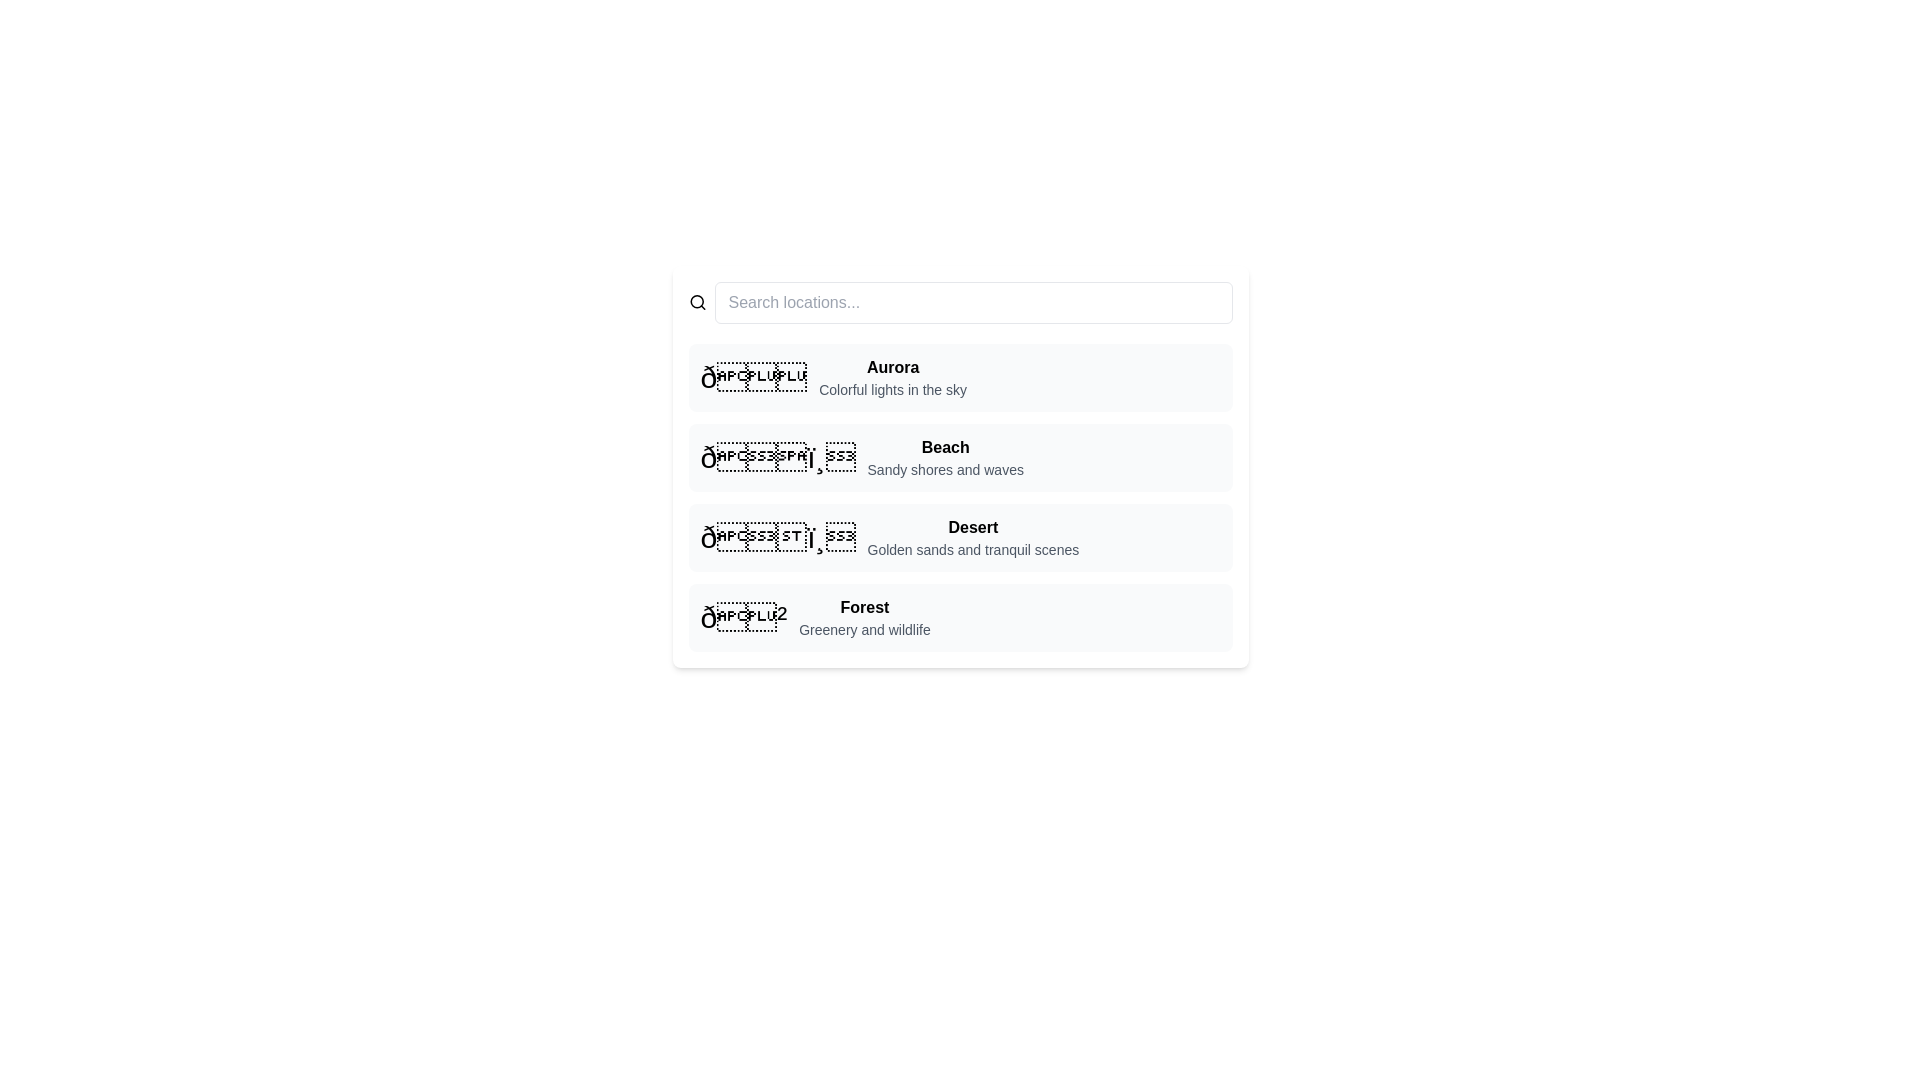  I want to click on the selectable list option labeled 'Forest', which describes 'Greenery and wildlife', to confirm the selection, so click(864, 616).